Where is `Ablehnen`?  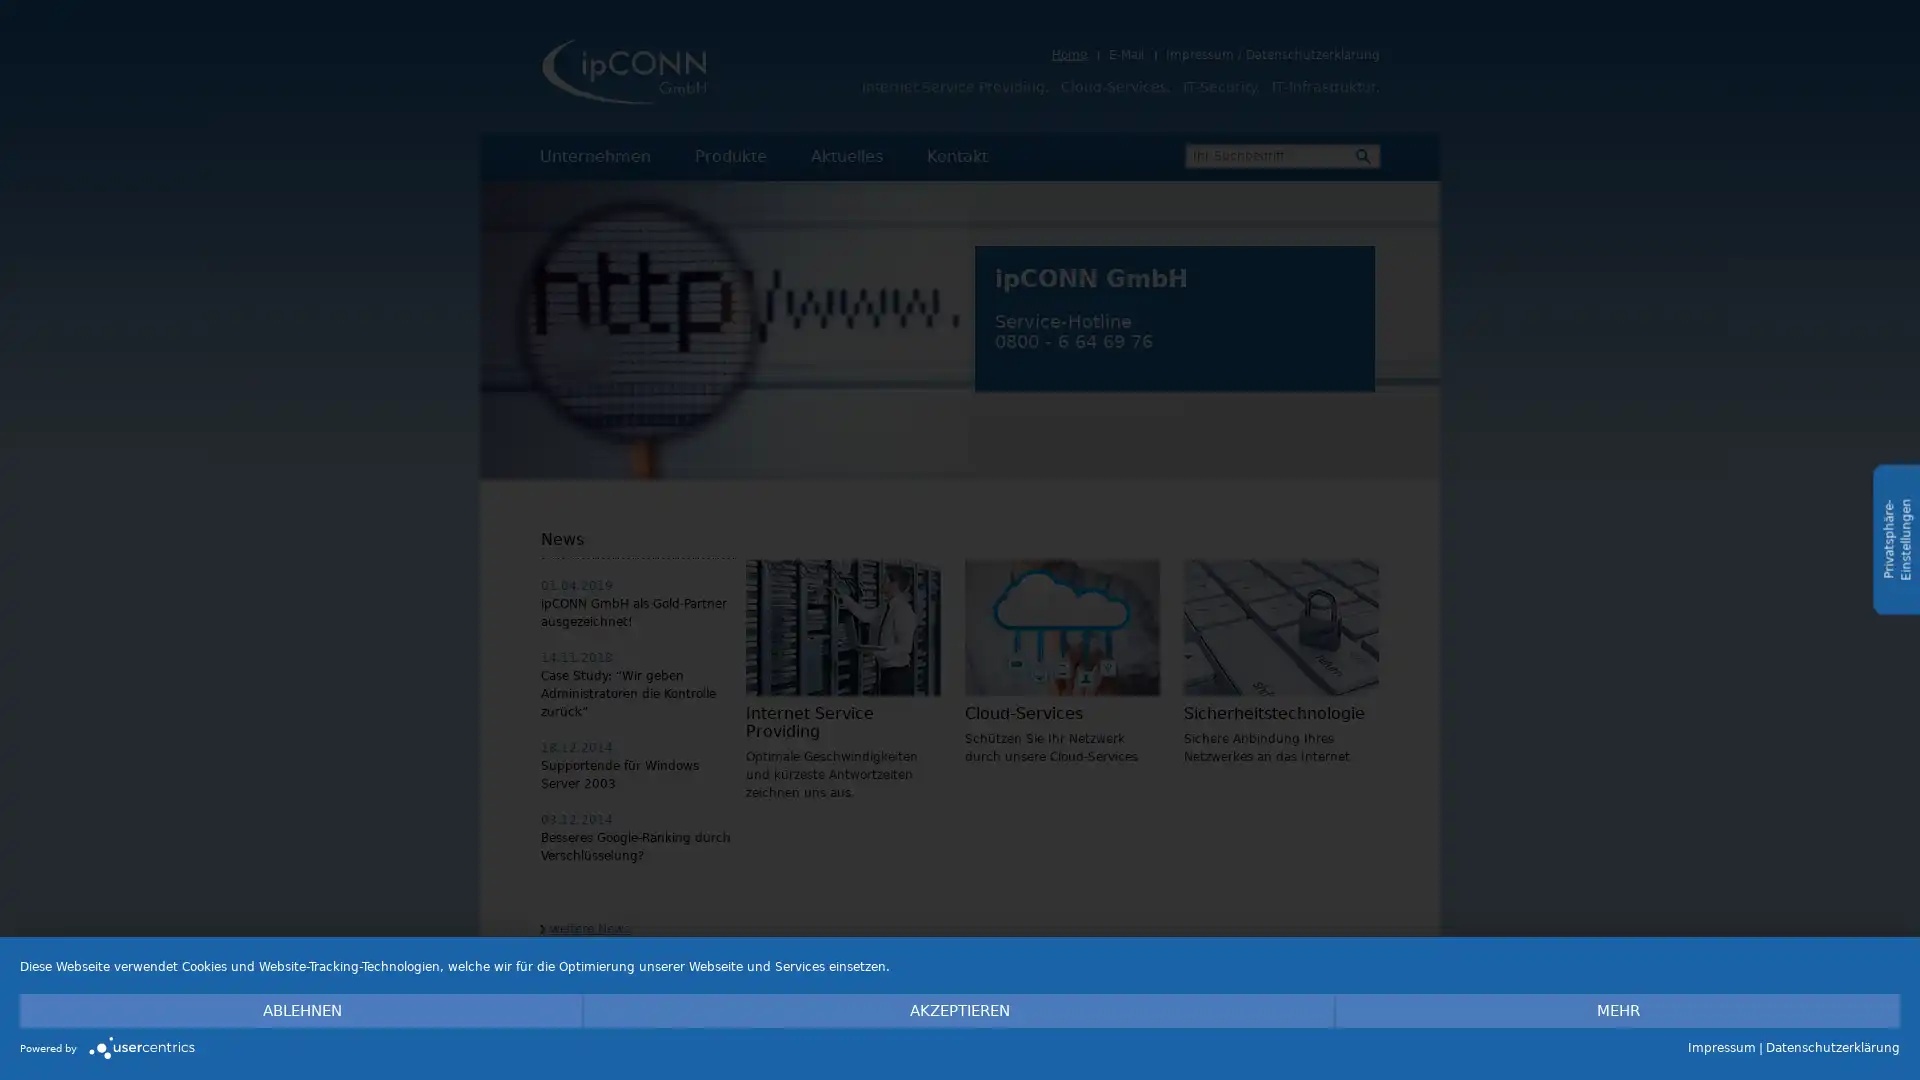 Ablehnen is located at coordinates (301, 1010).